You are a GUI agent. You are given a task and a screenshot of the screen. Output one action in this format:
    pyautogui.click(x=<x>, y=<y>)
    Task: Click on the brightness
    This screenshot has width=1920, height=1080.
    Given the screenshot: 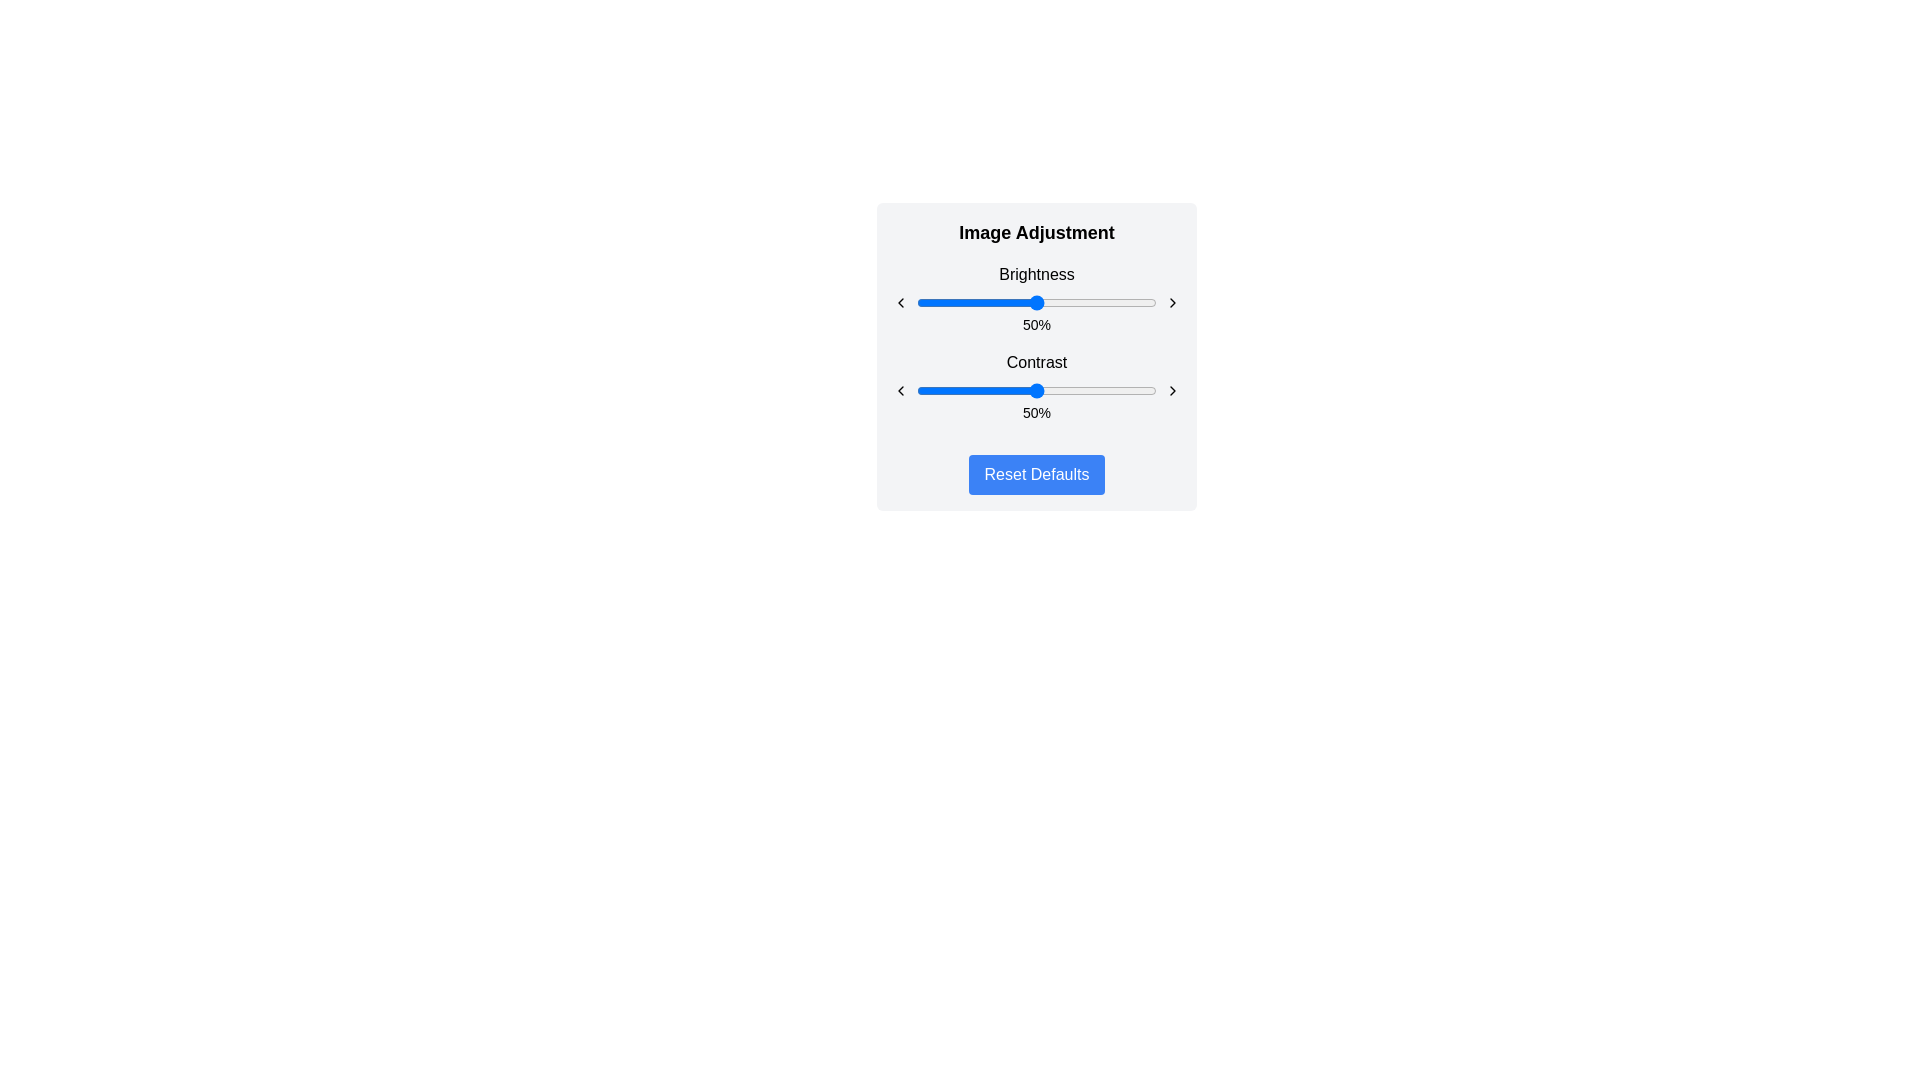 What is the action you would take?
    pyautogui.click(x=1121, y=303)
    